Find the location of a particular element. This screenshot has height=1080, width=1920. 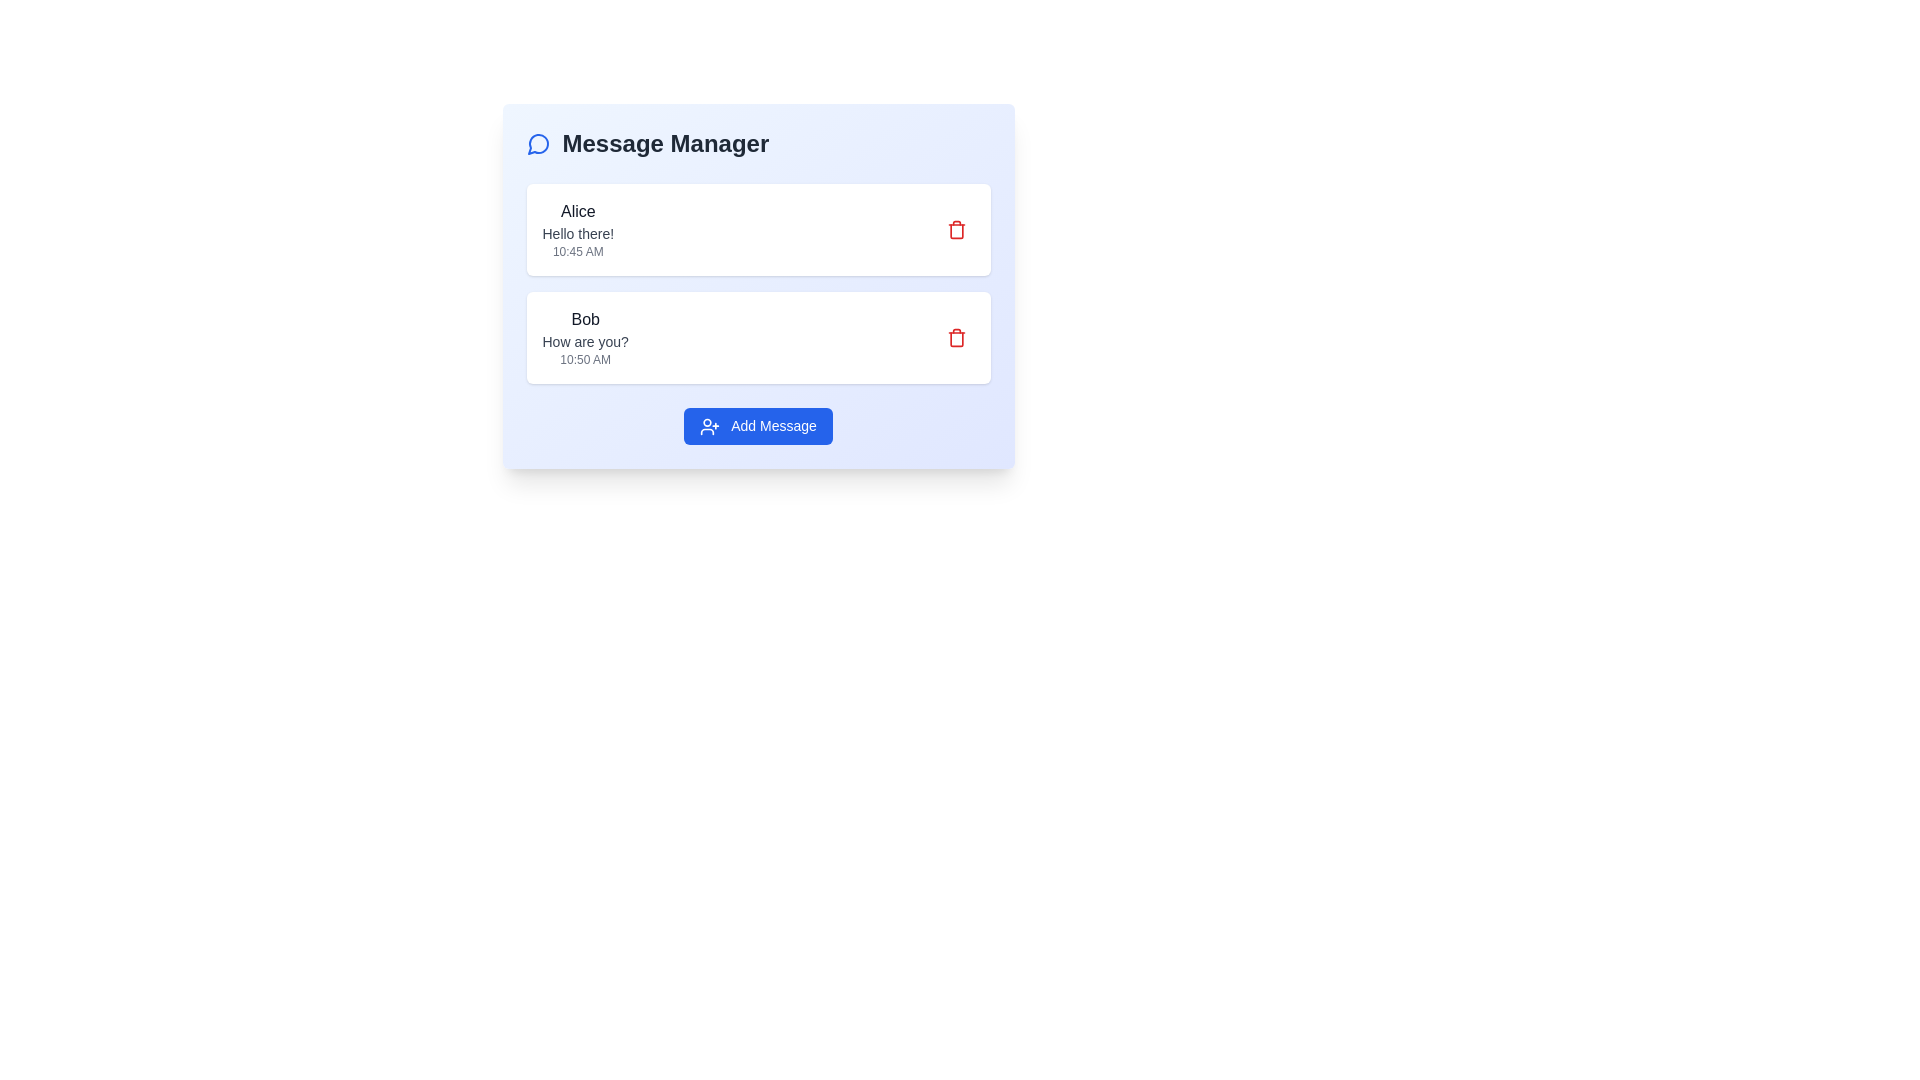

the blue button with a user plus icon and 'Add Message' text located at the bottom-center of the interface is located at coordinates (757, 425).